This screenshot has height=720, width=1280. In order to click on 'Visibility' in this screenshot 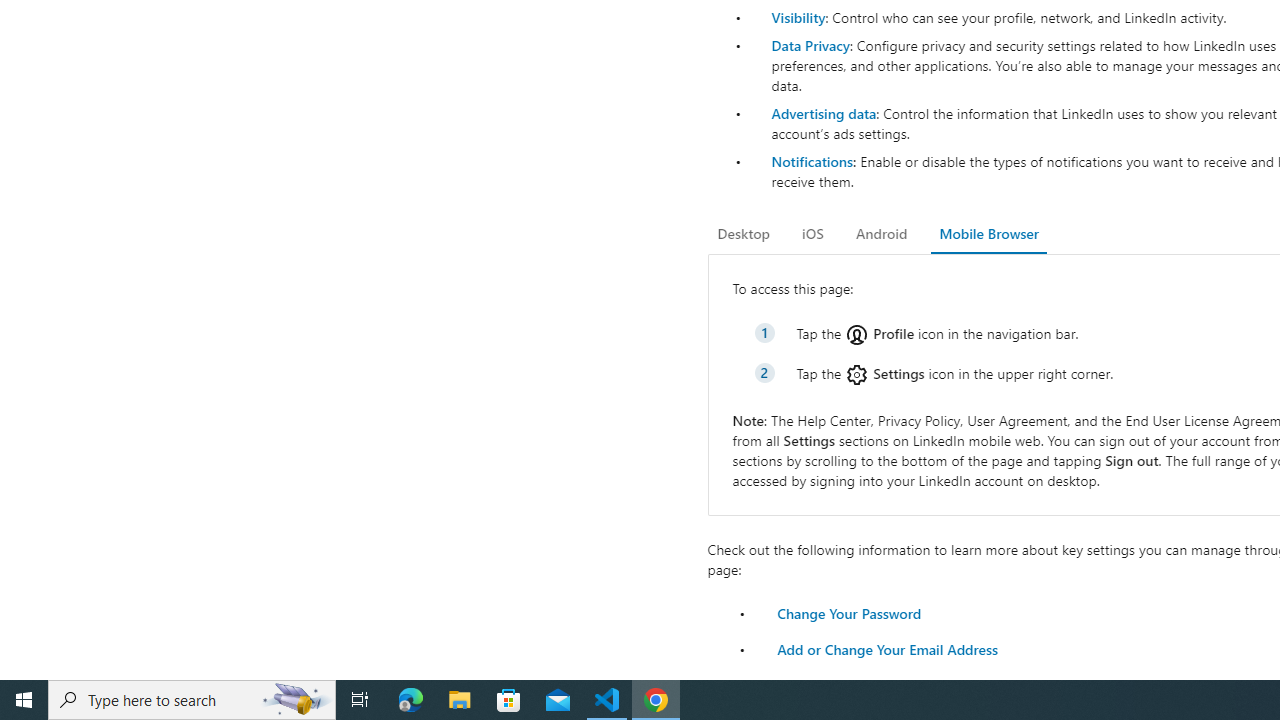, I will do `click(797, 17)`.